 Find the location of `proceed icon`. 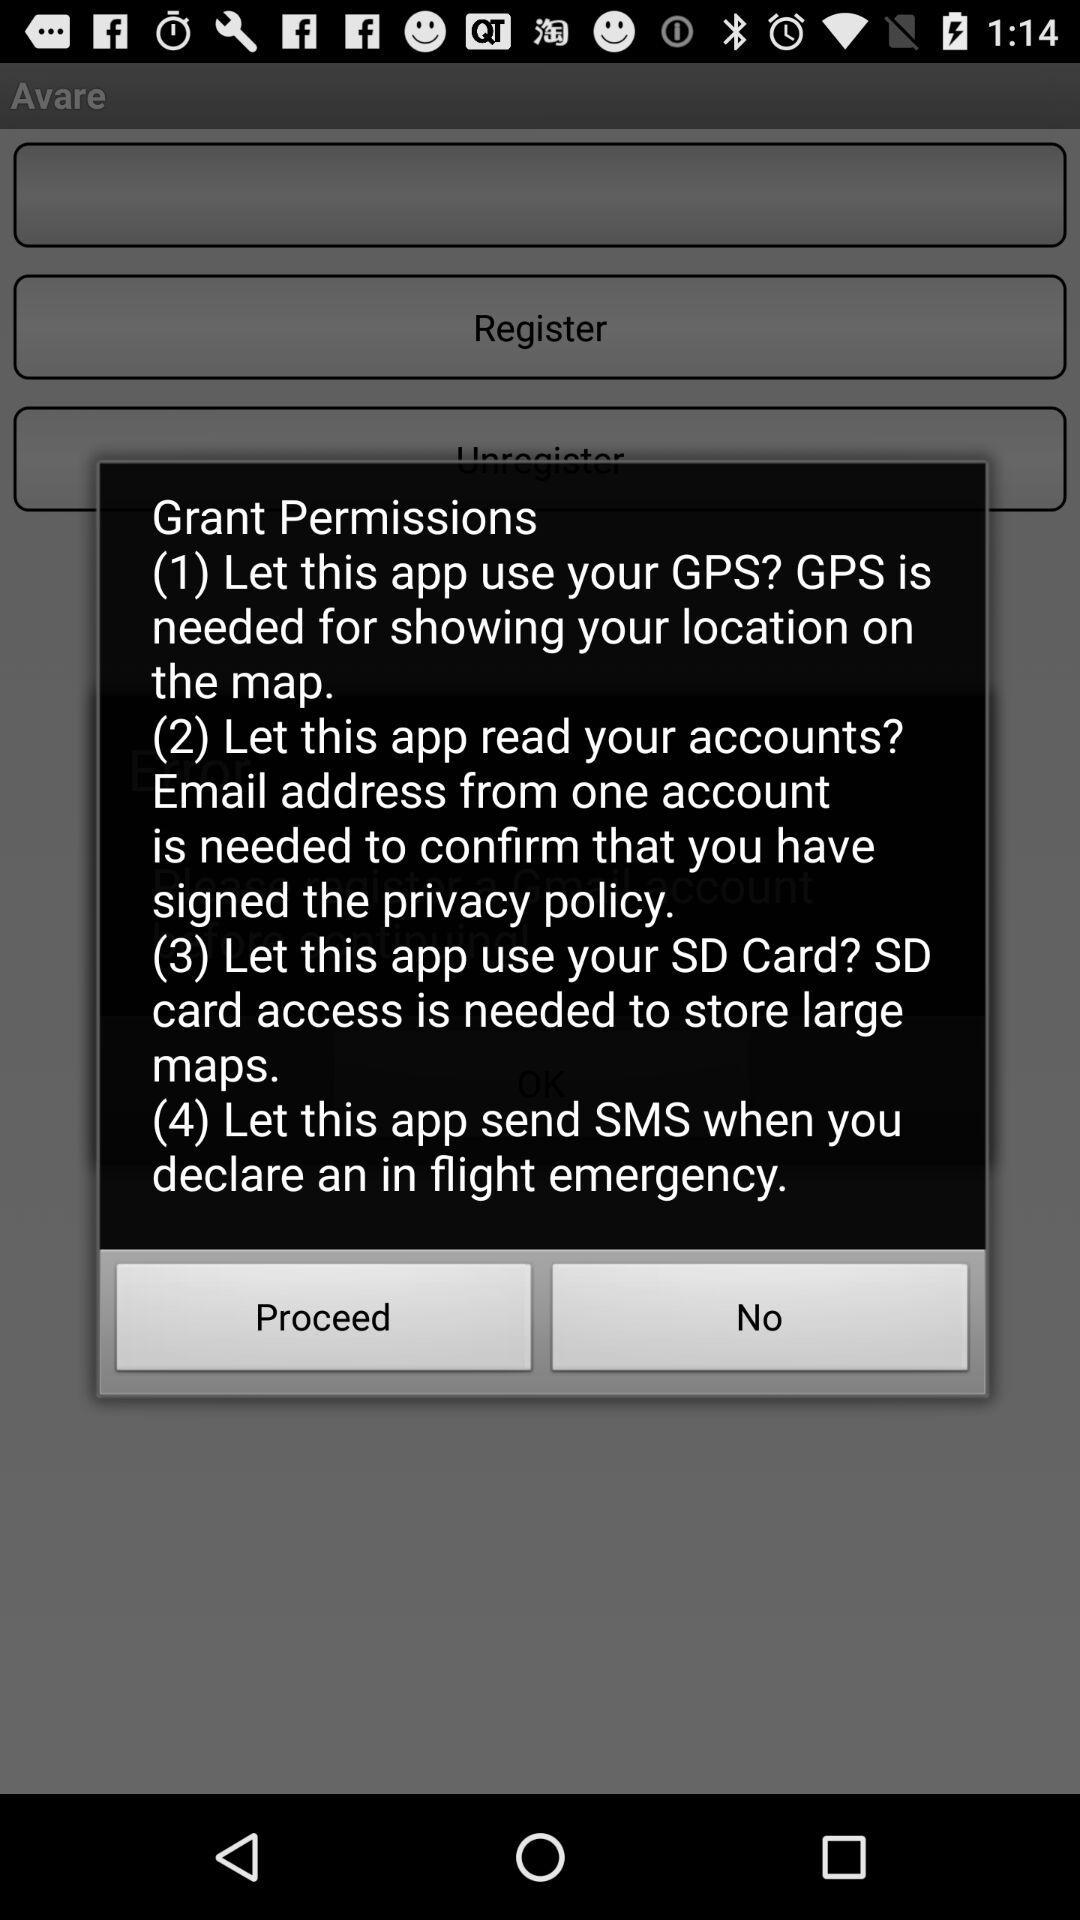

proceed icon is located at coordinates (323, 1323).